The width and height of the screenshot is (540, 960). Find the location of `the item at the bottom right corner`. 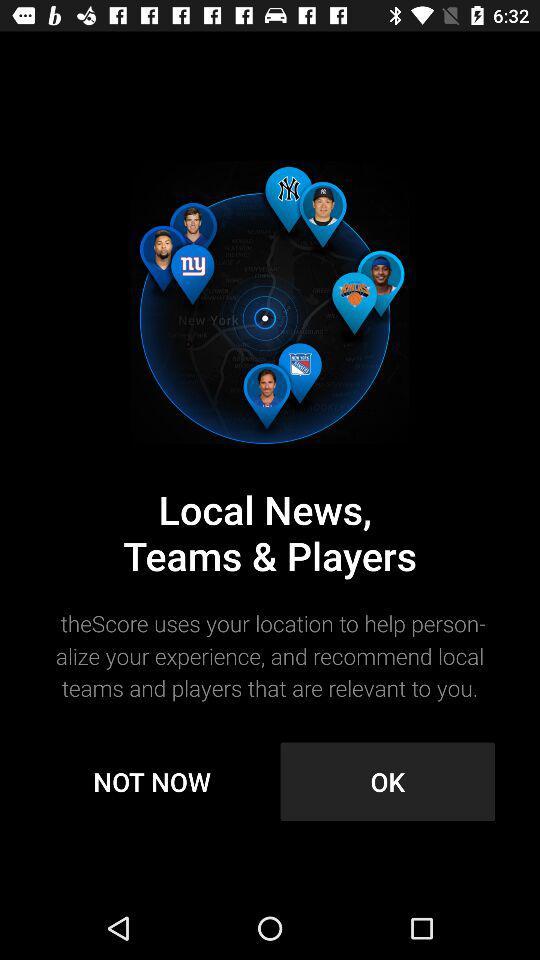

the item at the bottom right corner is located at coordinates (387, 781).